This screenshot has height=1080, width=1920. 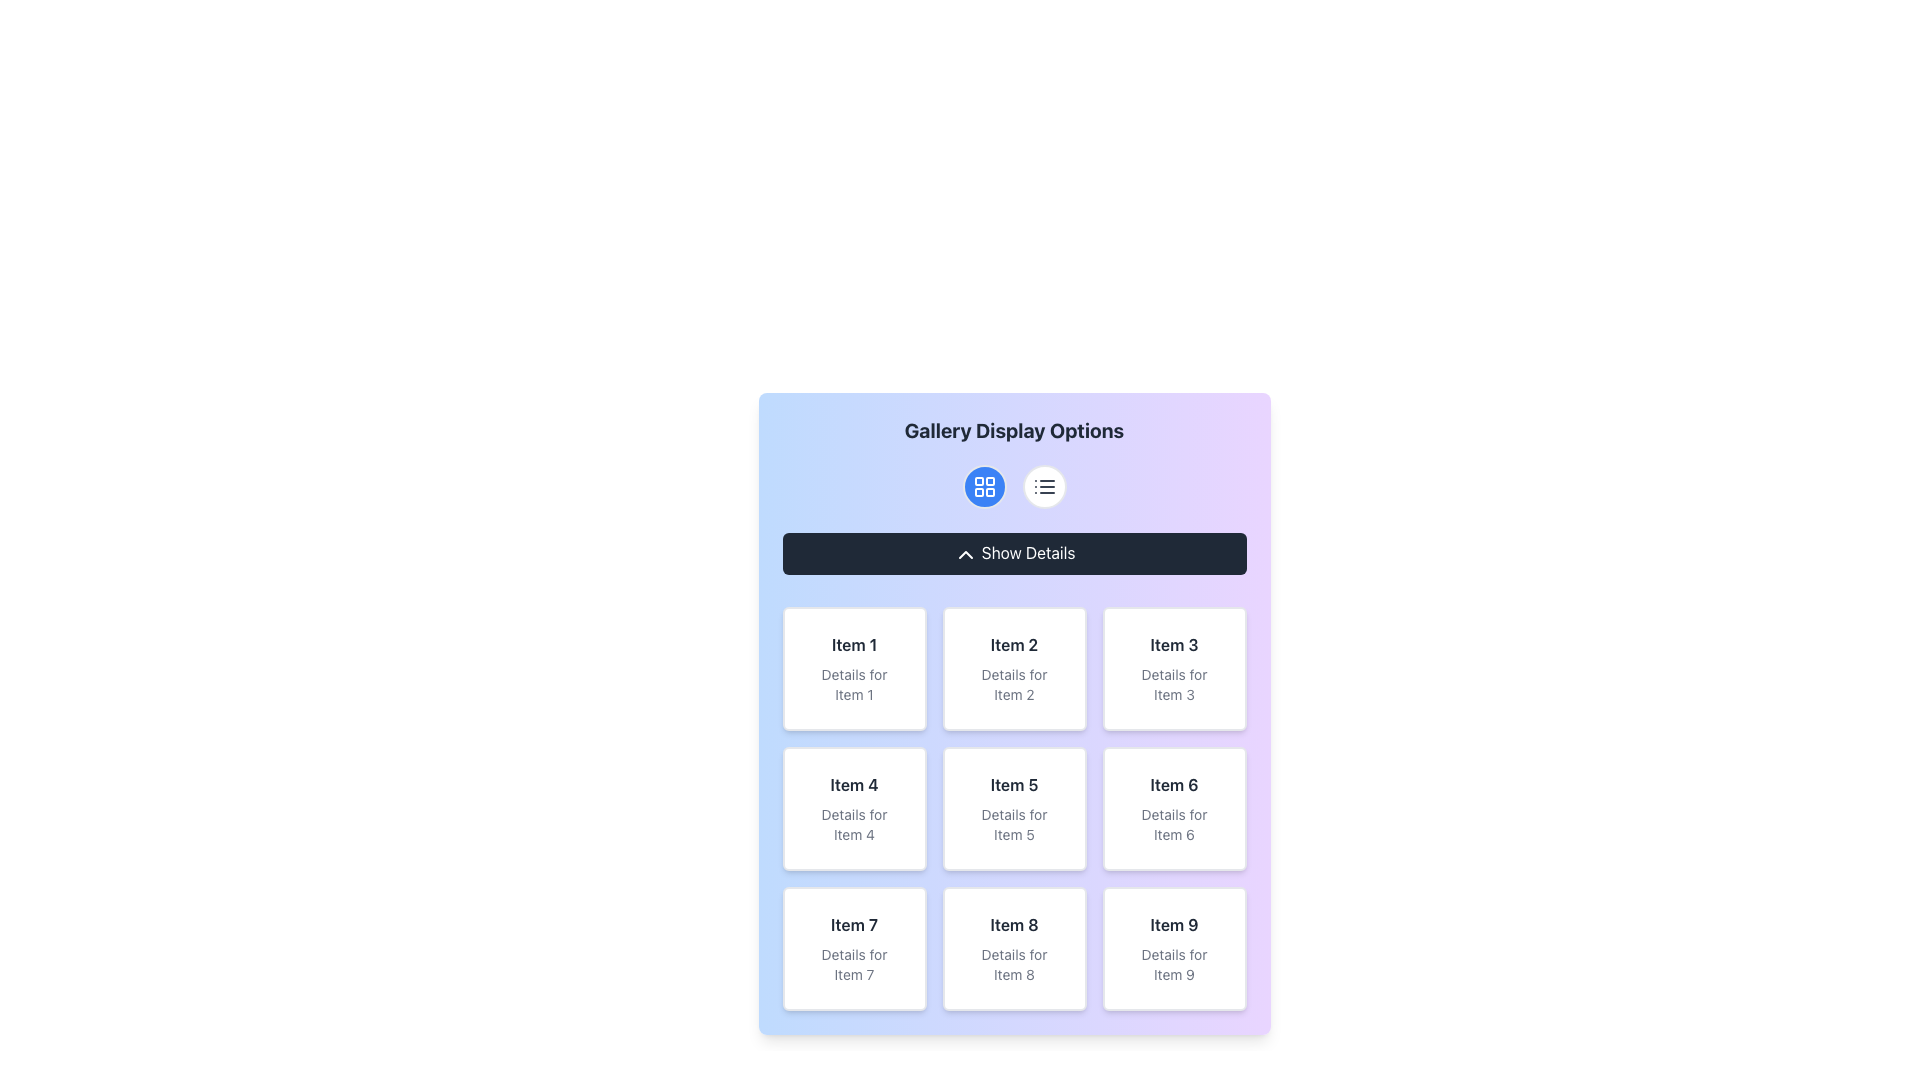 What do you see at coordinates (1014, 924) in the screenshot?
I see `the Text Label that identifies the grid item titled 'Item 8', located in the central column of the bottom row of a 3x3 grid layout` at bounding box center [1014, 924].